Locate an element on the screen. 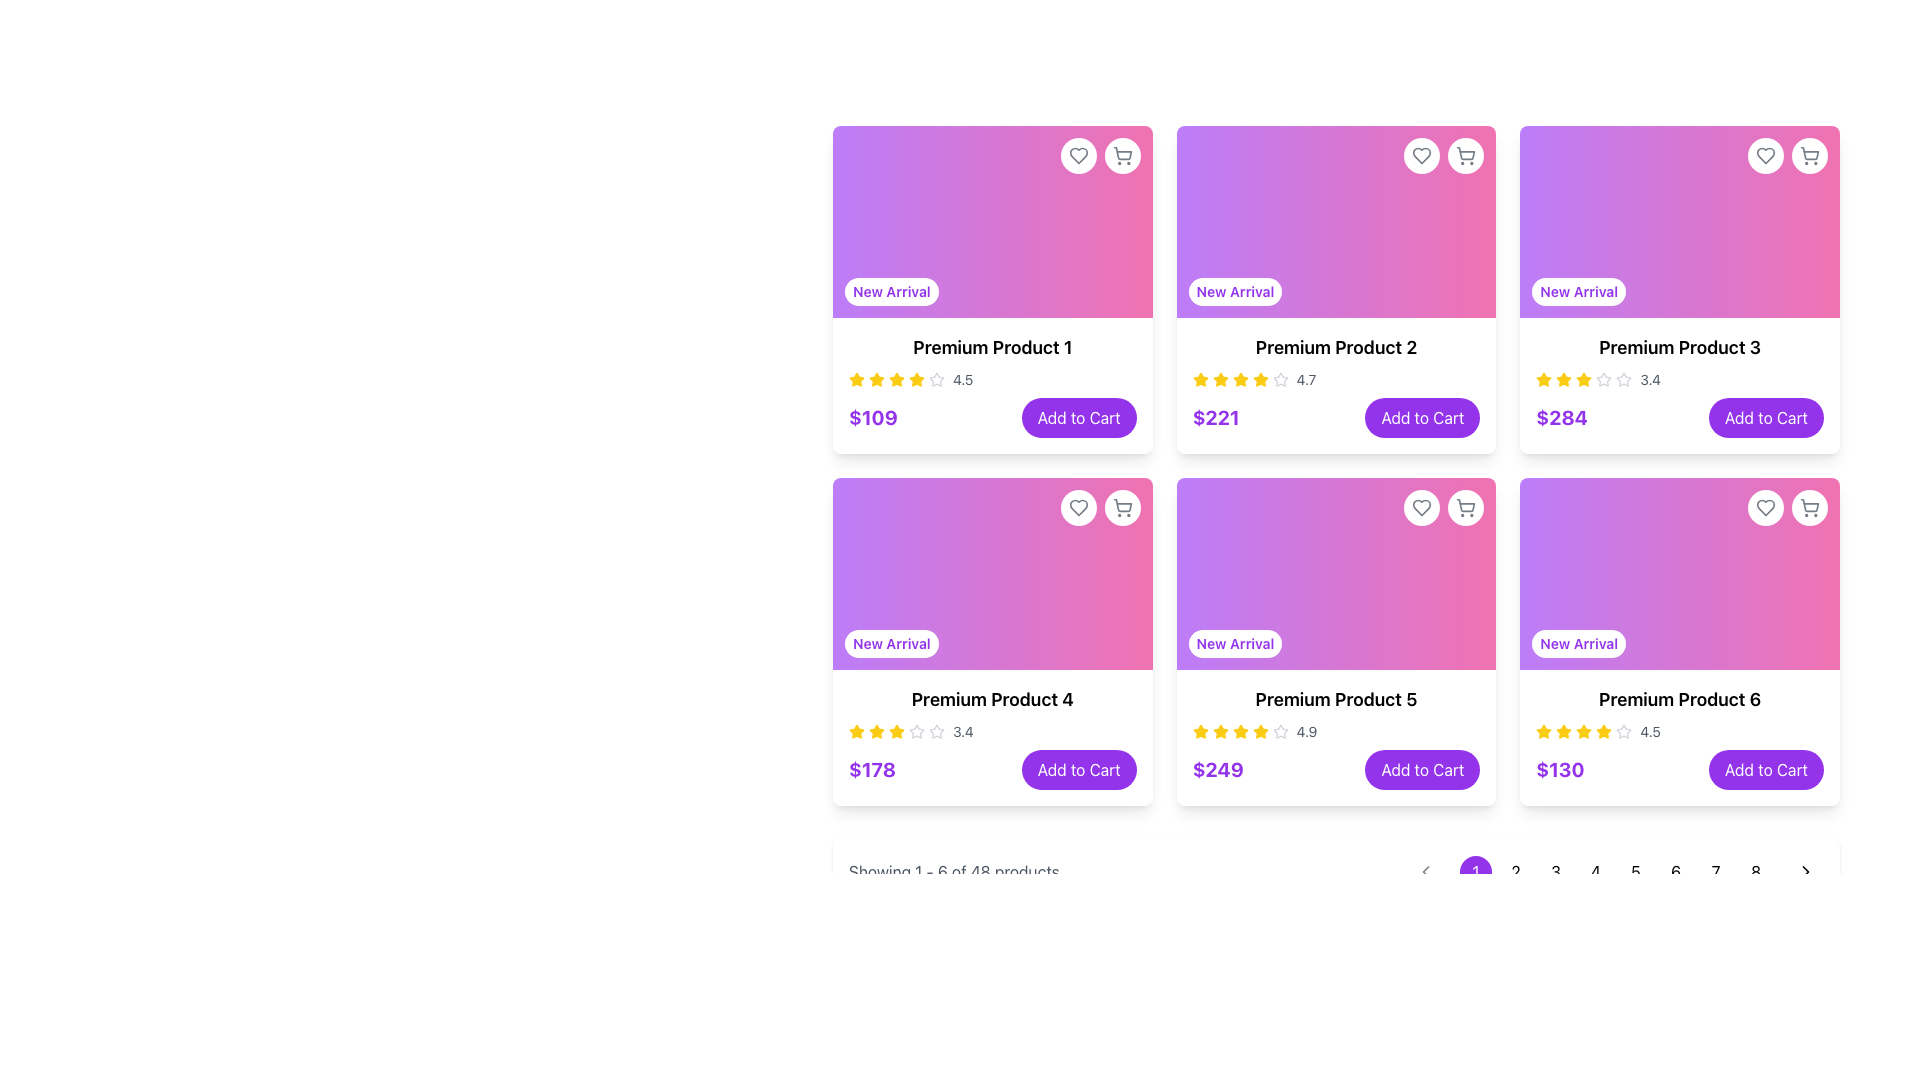  the 'Add to Cart' button with rounded edges, purple background, and white text located in the bottom-right corner of the 'Premium Product 6' card is located at coordinates (1766, 769).